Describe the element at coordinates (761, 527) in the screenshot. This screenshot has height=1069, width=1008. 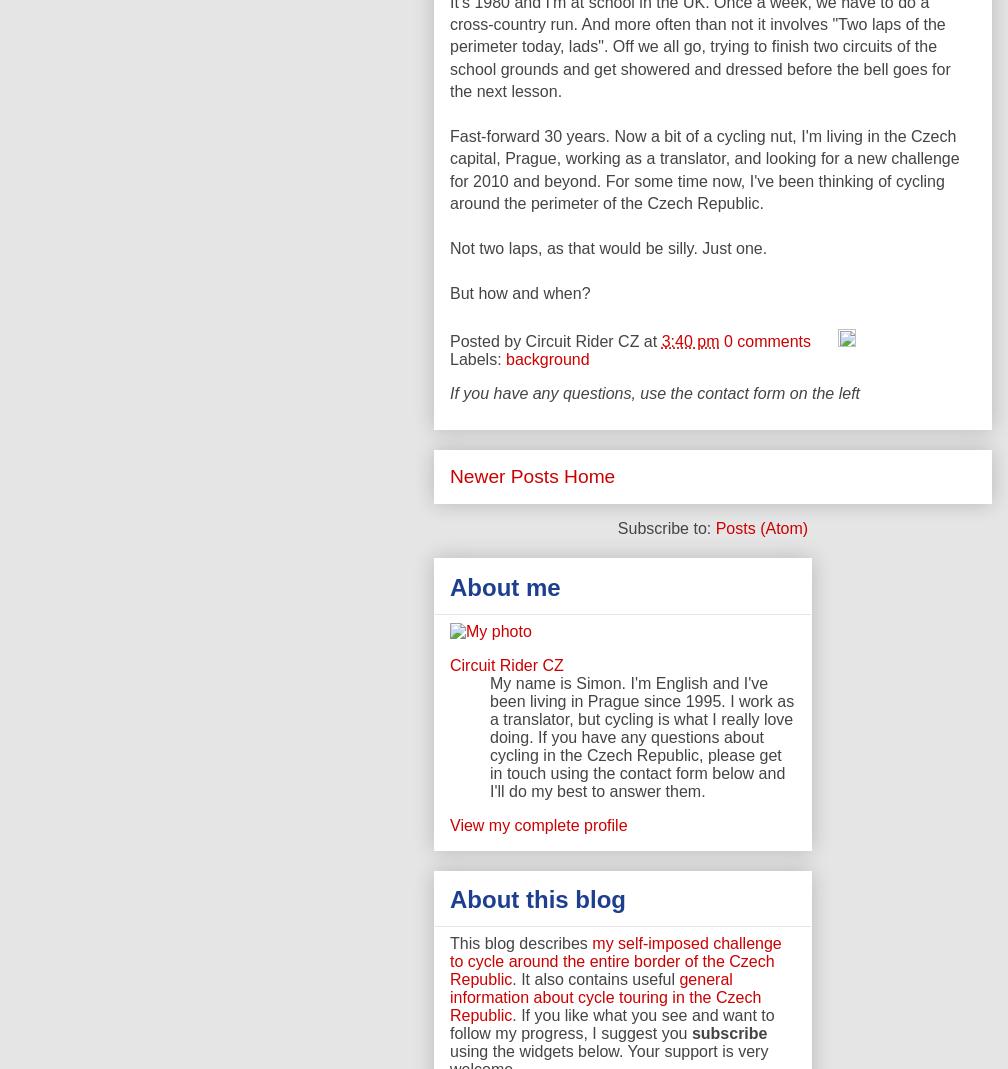
I see `'Posts (Atom)'` at that location.